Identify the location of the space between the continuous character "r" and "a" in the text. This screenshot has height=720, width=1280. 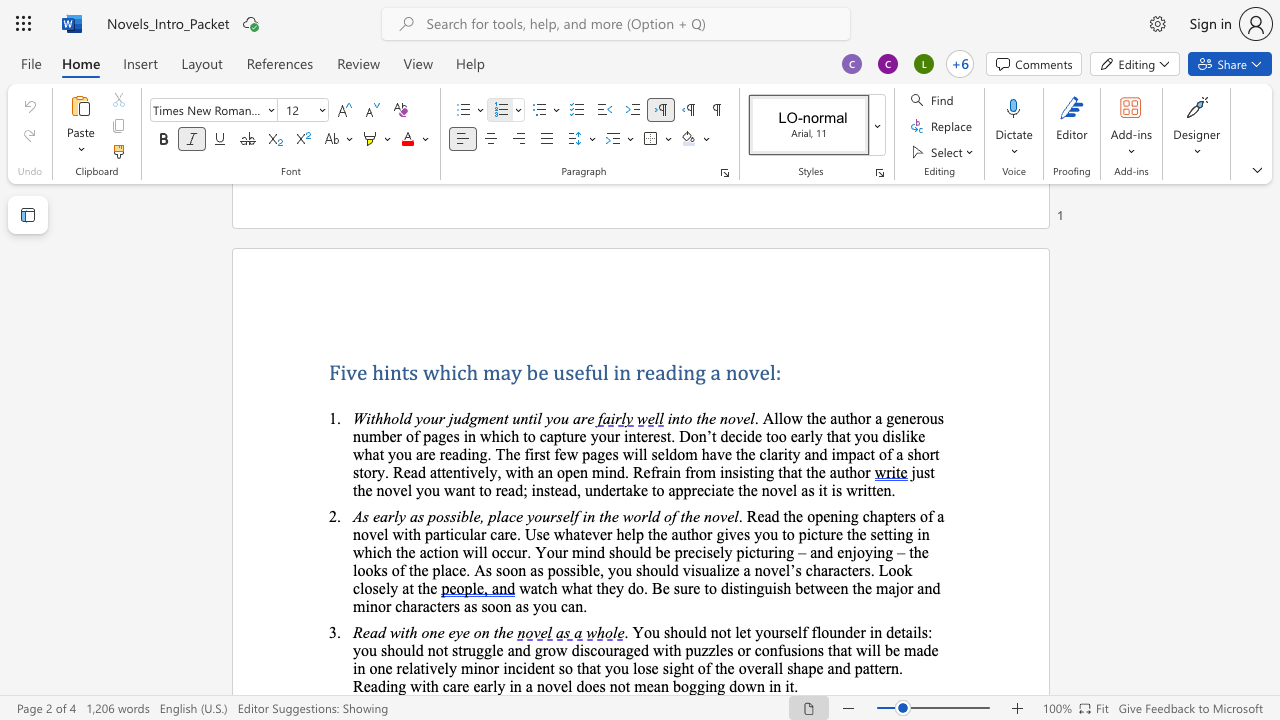
(766, 668).